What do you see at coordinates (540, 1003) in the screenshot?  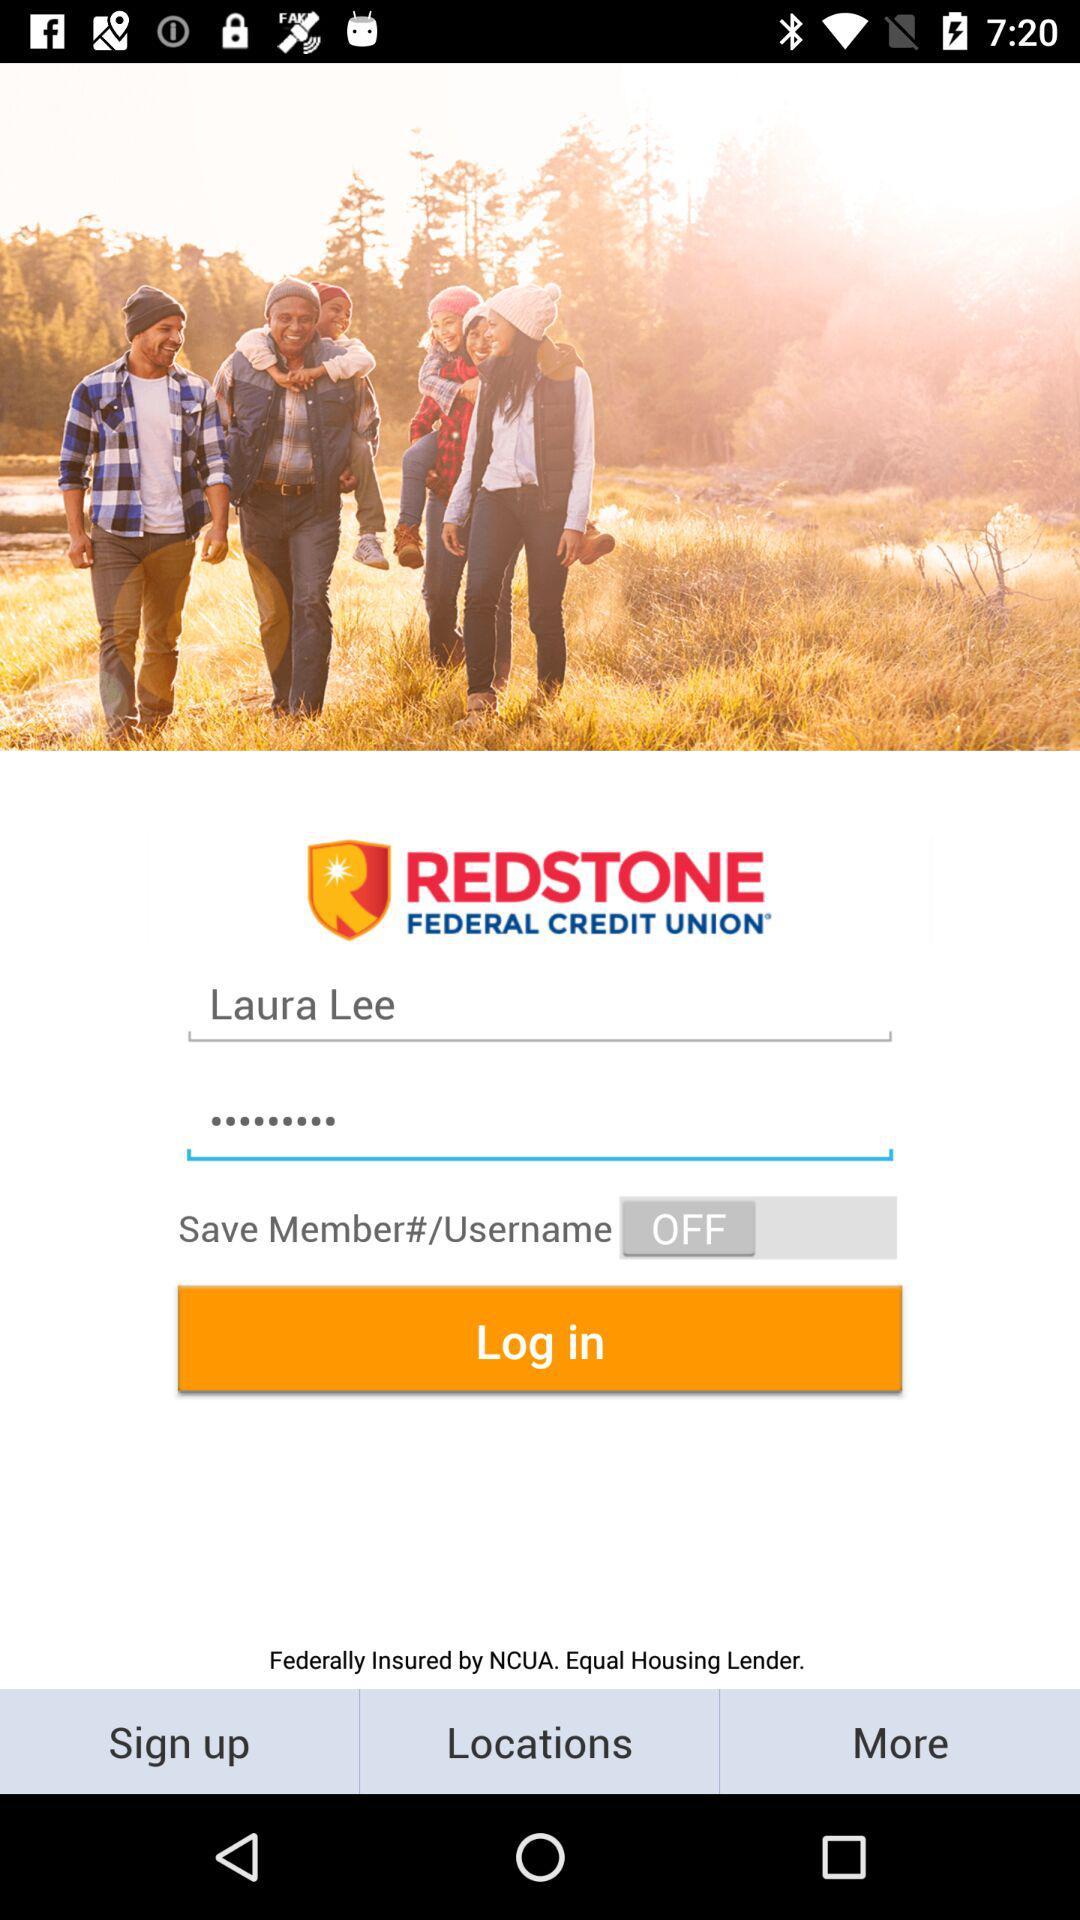 I see `icon above the crowd3116` at bounding box center [540, 1003].